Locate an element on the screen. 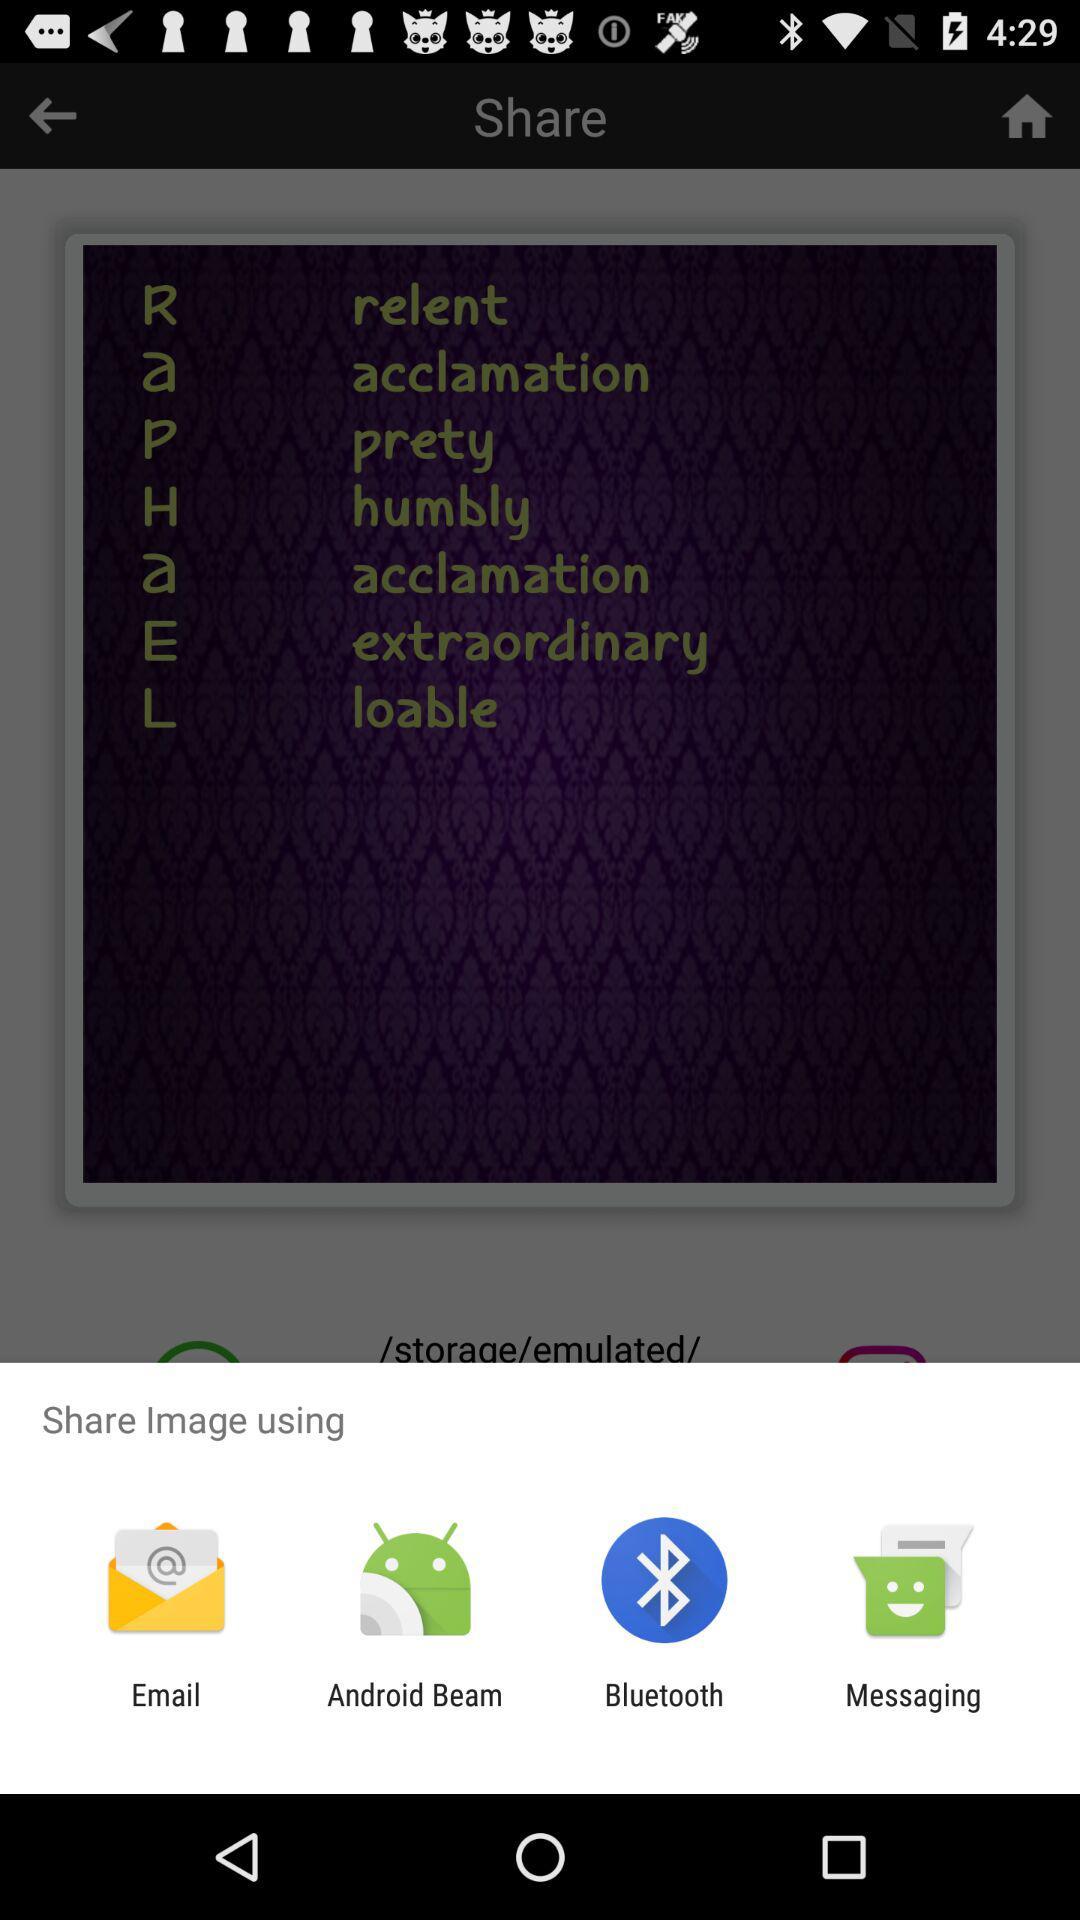 This screenshot has height=1920, width=1080. the bluetooth icon is located at coordinates (664, 1711).